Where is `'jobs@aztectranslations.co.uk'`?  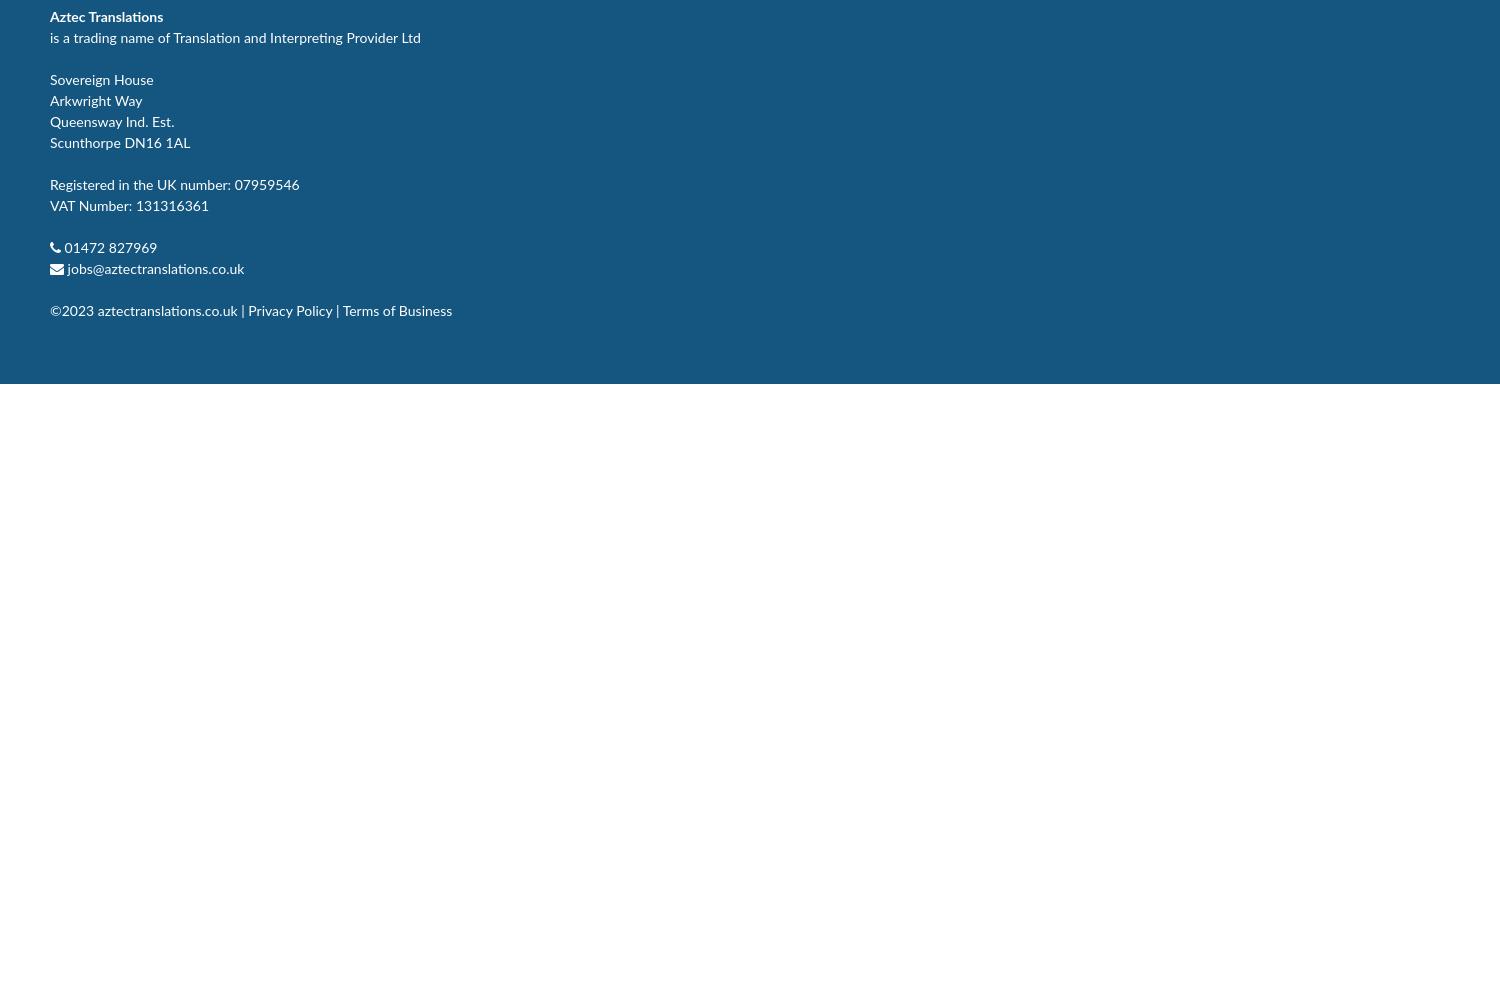
'jobs@aztectranslations.co.uk' is located at coordinates (155, 269).